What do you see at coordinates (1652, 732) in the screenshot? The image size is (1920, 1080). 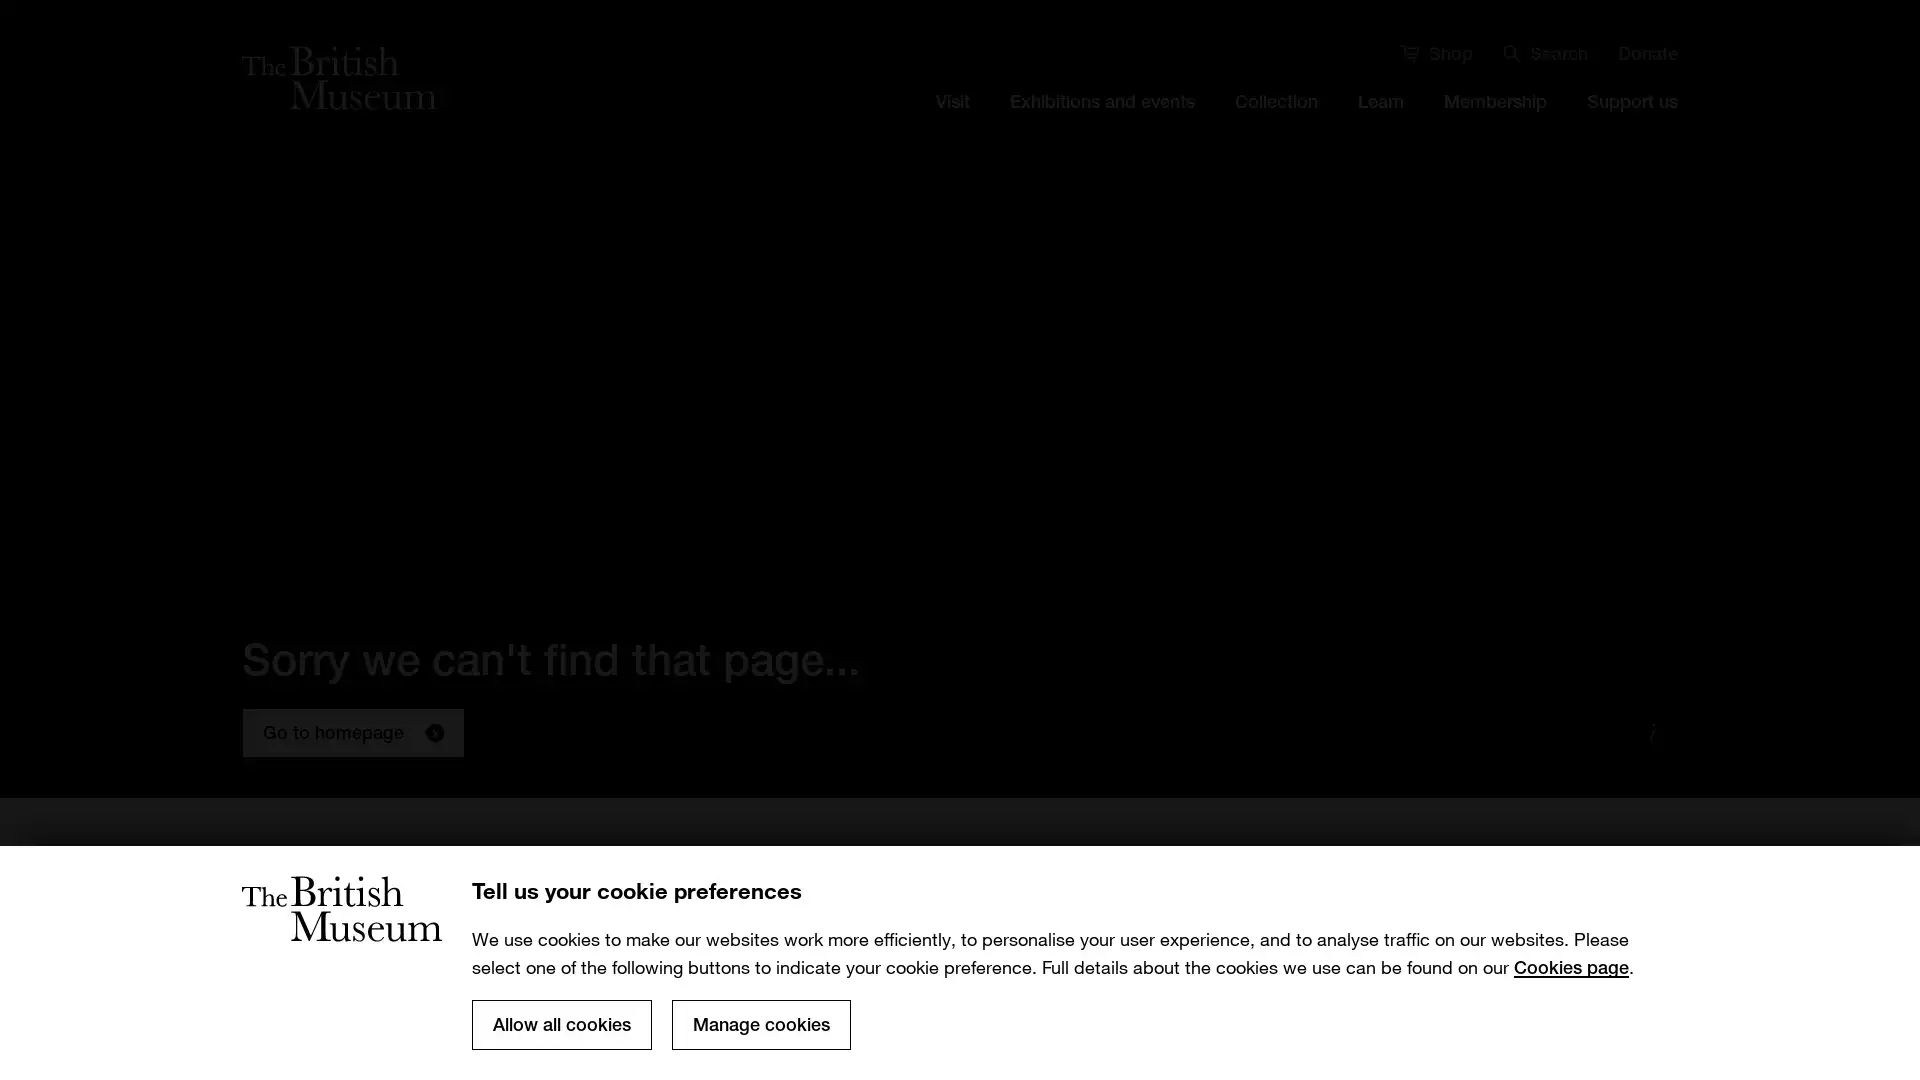 I see `Show image caption` at bounding box center [1652, 732].